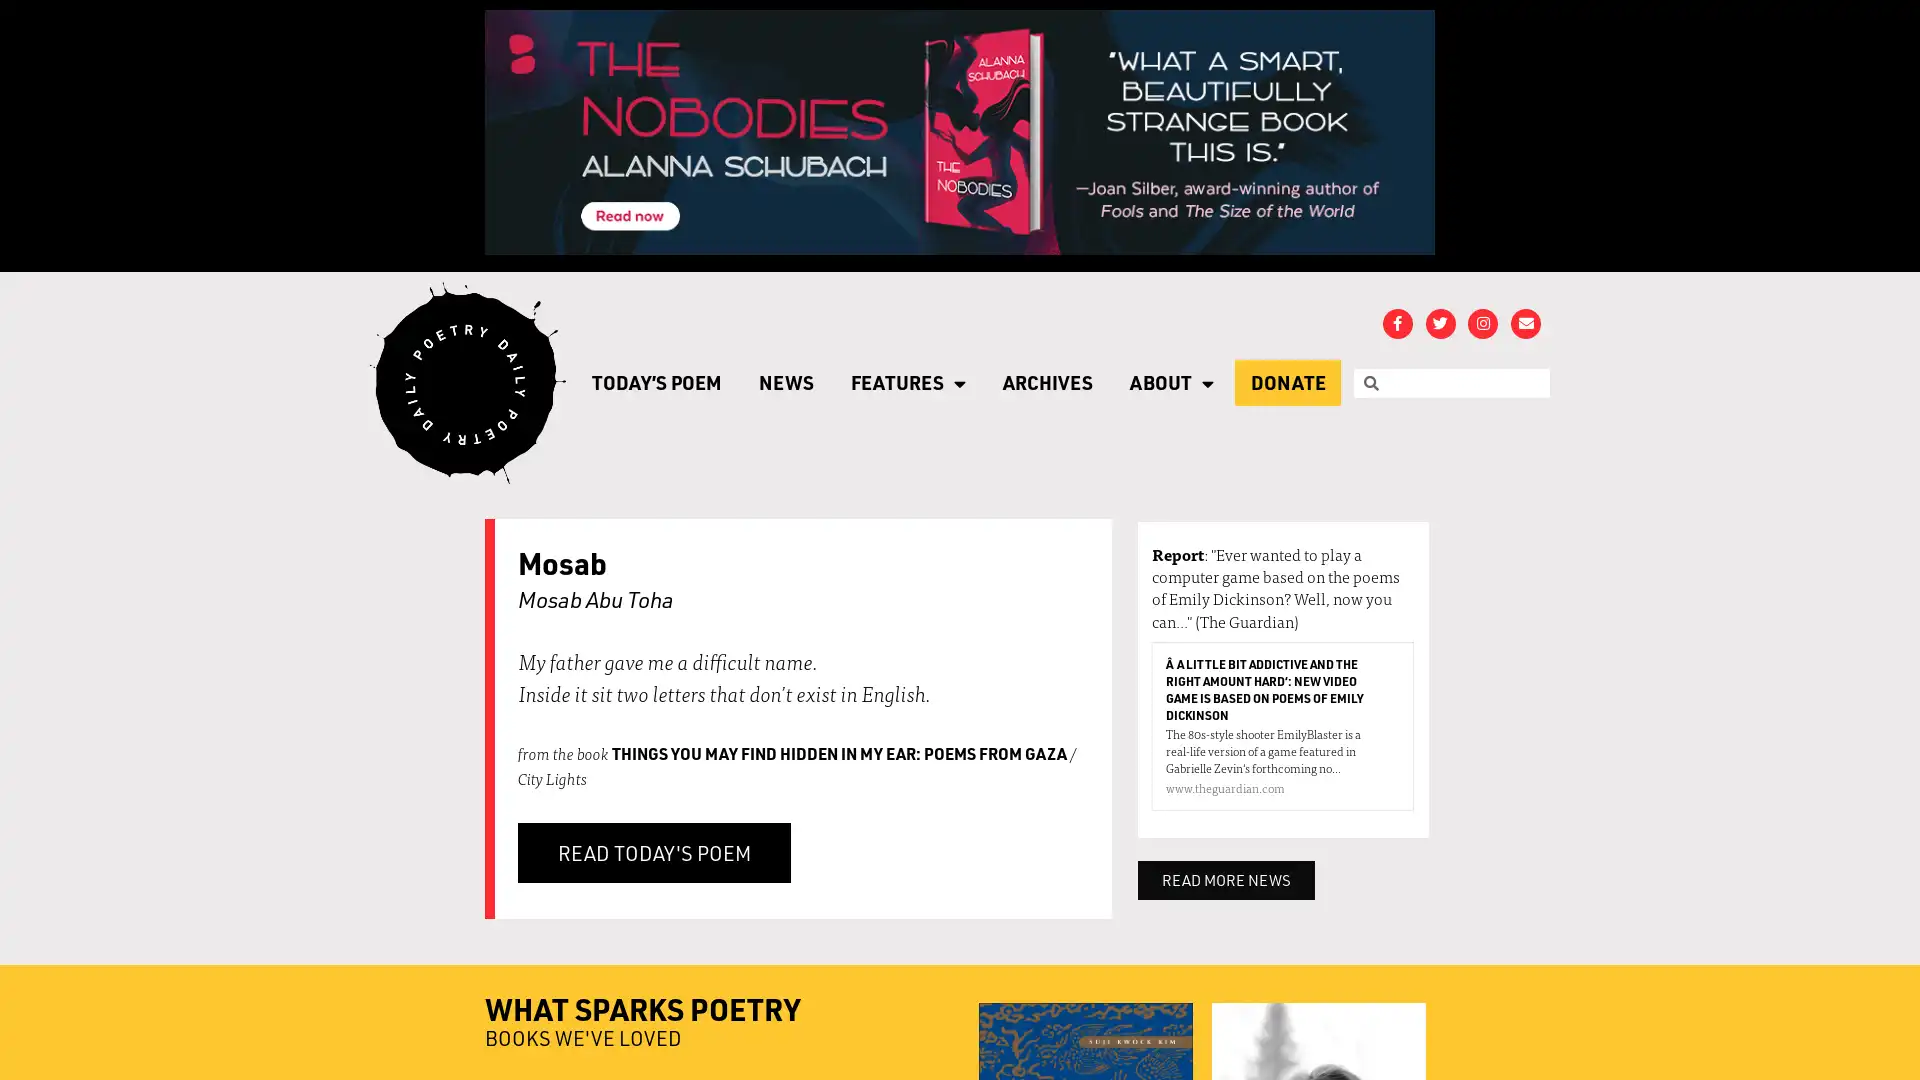 This screenshot has width=1920, height=1080. Describe the element at coordinates (653, 852) in the screenshot. I see `READ TODAY'S POEM` at that location.